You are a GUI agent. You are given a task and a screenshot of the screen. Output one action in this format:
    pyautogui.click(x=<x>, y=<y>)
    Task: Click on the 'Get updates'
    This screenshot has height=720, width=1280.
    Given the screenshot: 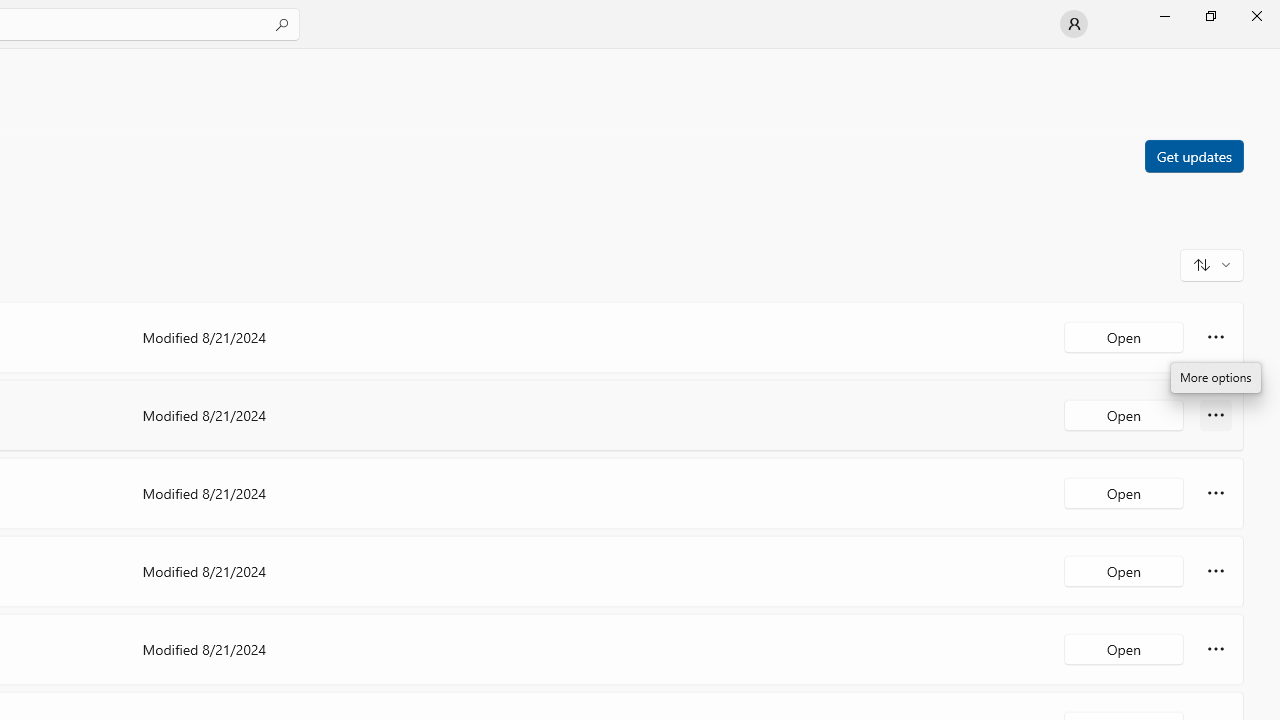 What is the action you would take?
    pyautogui.click(x=1193, y=154)
    